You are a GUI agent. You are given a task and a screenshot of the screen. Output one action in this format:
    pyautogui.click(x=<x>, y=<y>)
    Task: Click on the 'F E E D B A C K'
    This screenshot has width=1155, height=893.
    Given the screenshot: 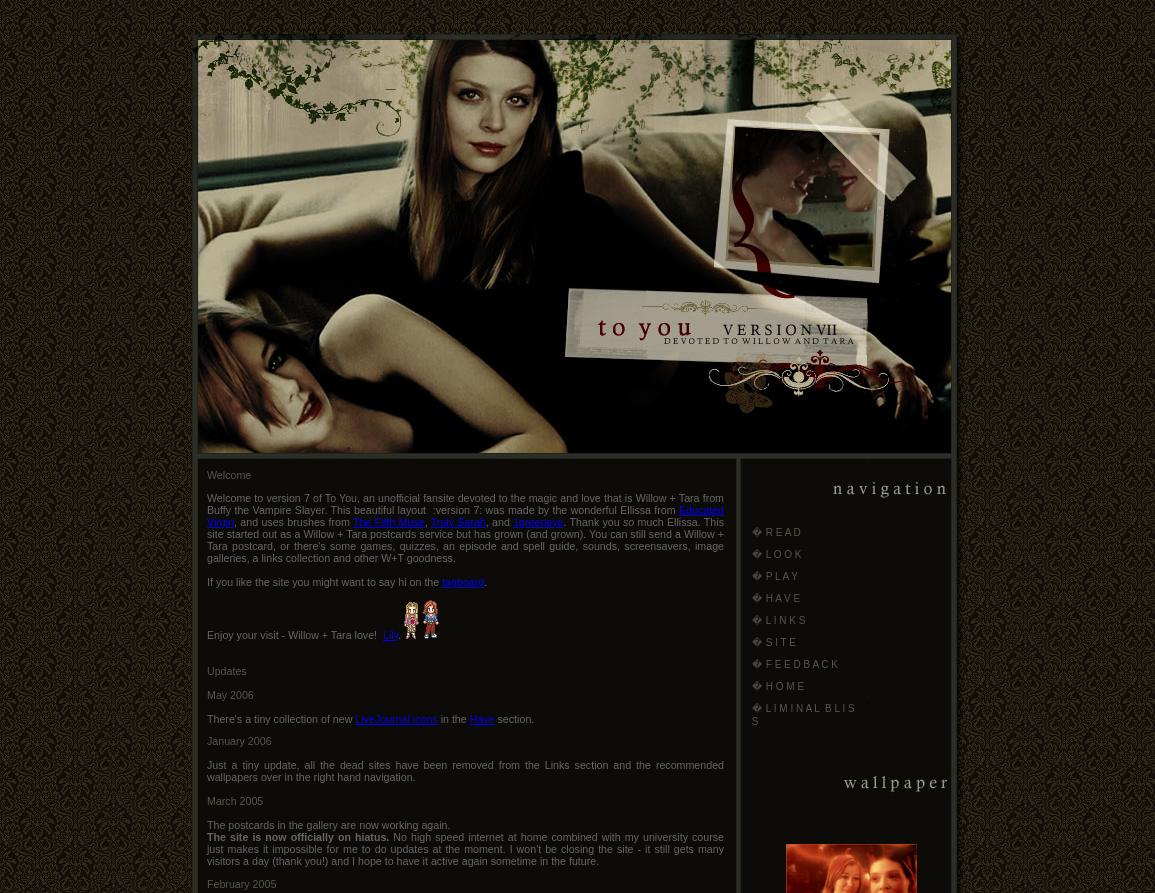 What is the action you would take?
    pyautogui.click(x=764, y=664)
    